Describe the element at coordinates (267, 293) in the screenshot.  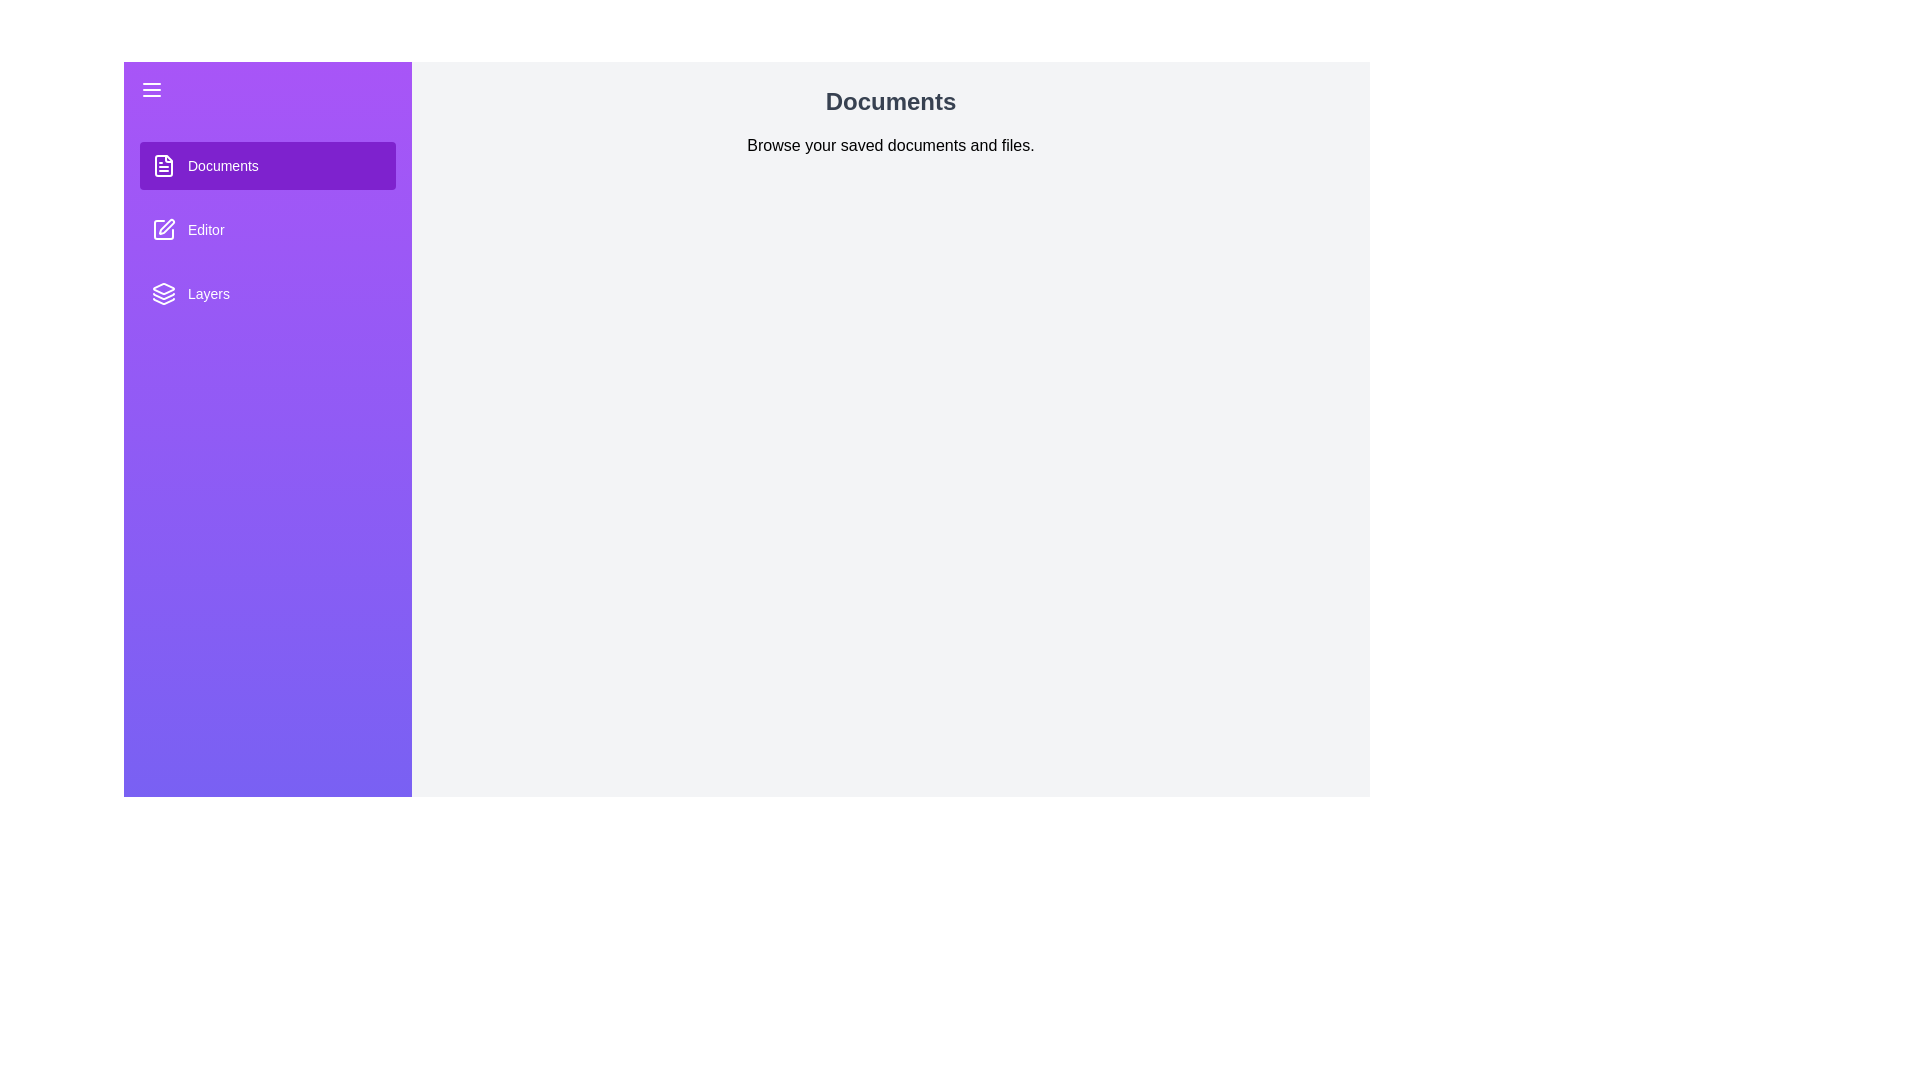
I see `the section named Layers` at that location.